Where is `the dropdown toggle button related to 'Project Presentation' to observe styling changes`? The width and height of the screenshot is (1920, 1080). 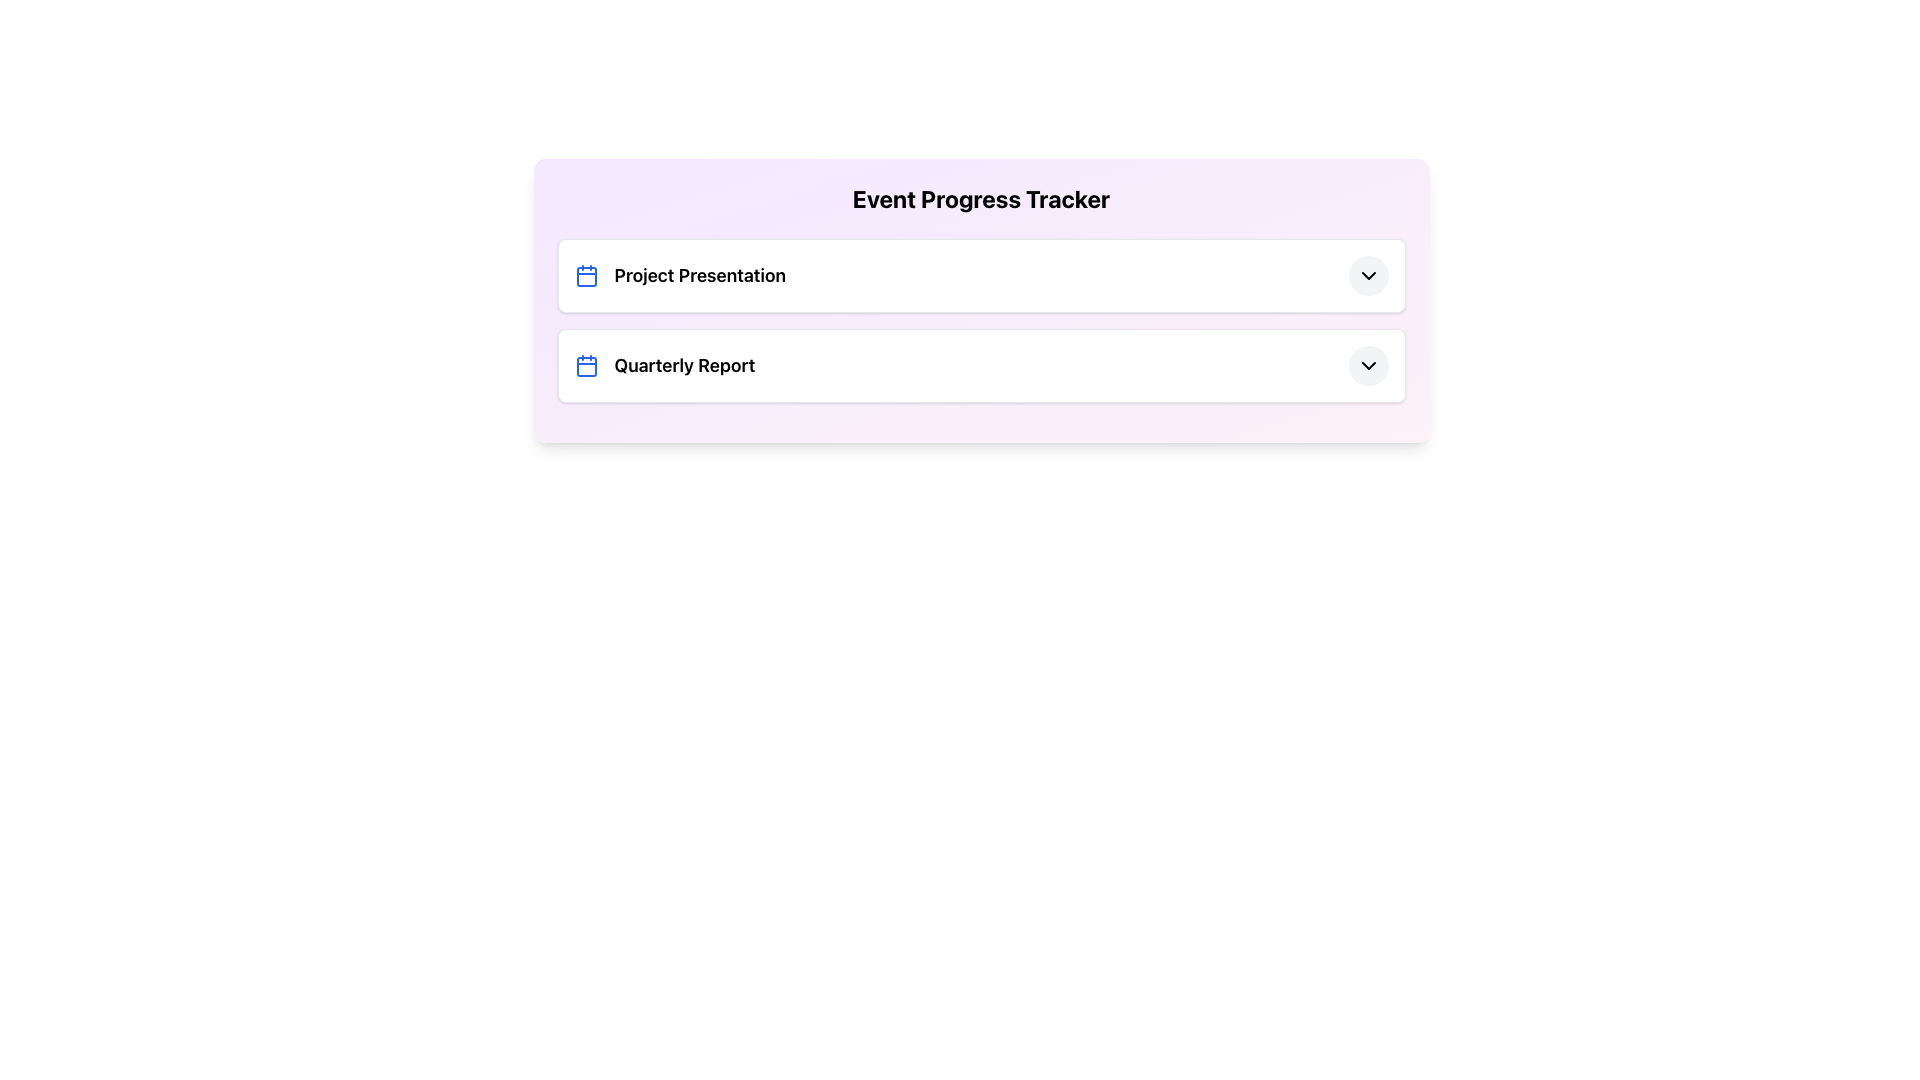
the dropdown toggle button related to 'Project Presentation' to observe styling changes is located at coordinates (1367, 276).